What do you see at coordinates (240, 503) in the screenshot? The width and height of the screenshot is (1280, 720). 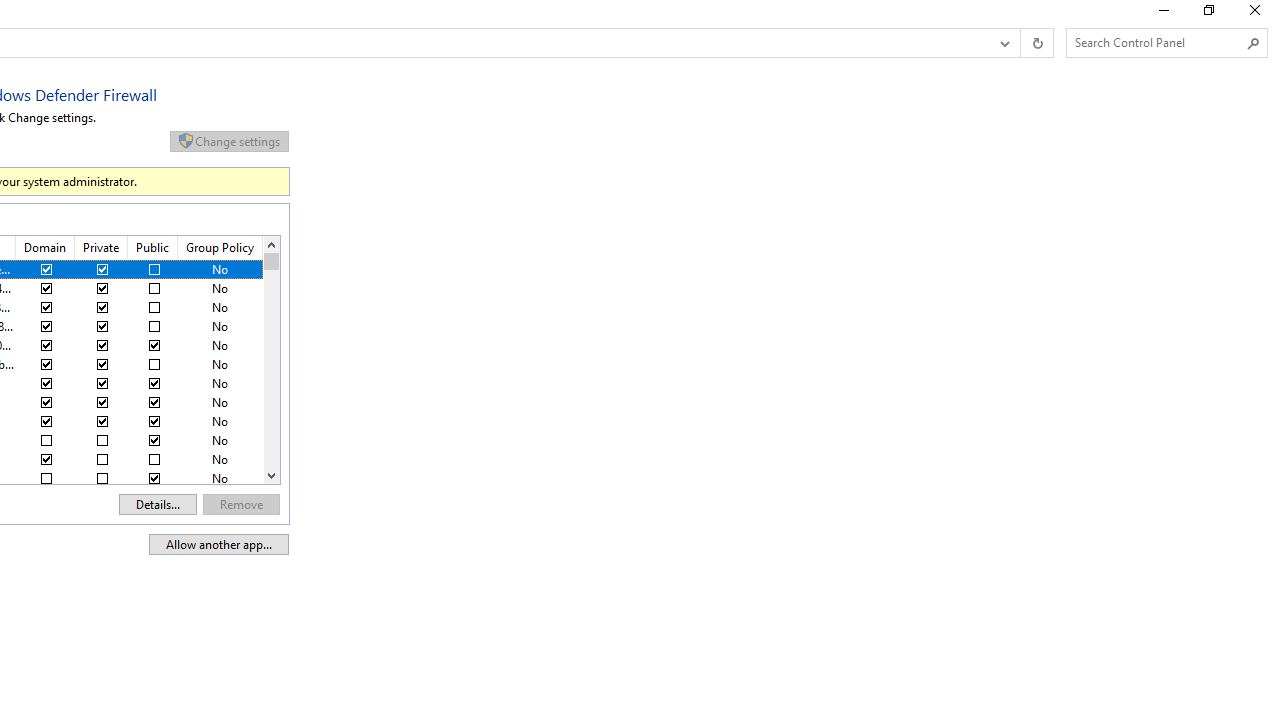 I see `'Remove'` at bounding box center [240, 503].